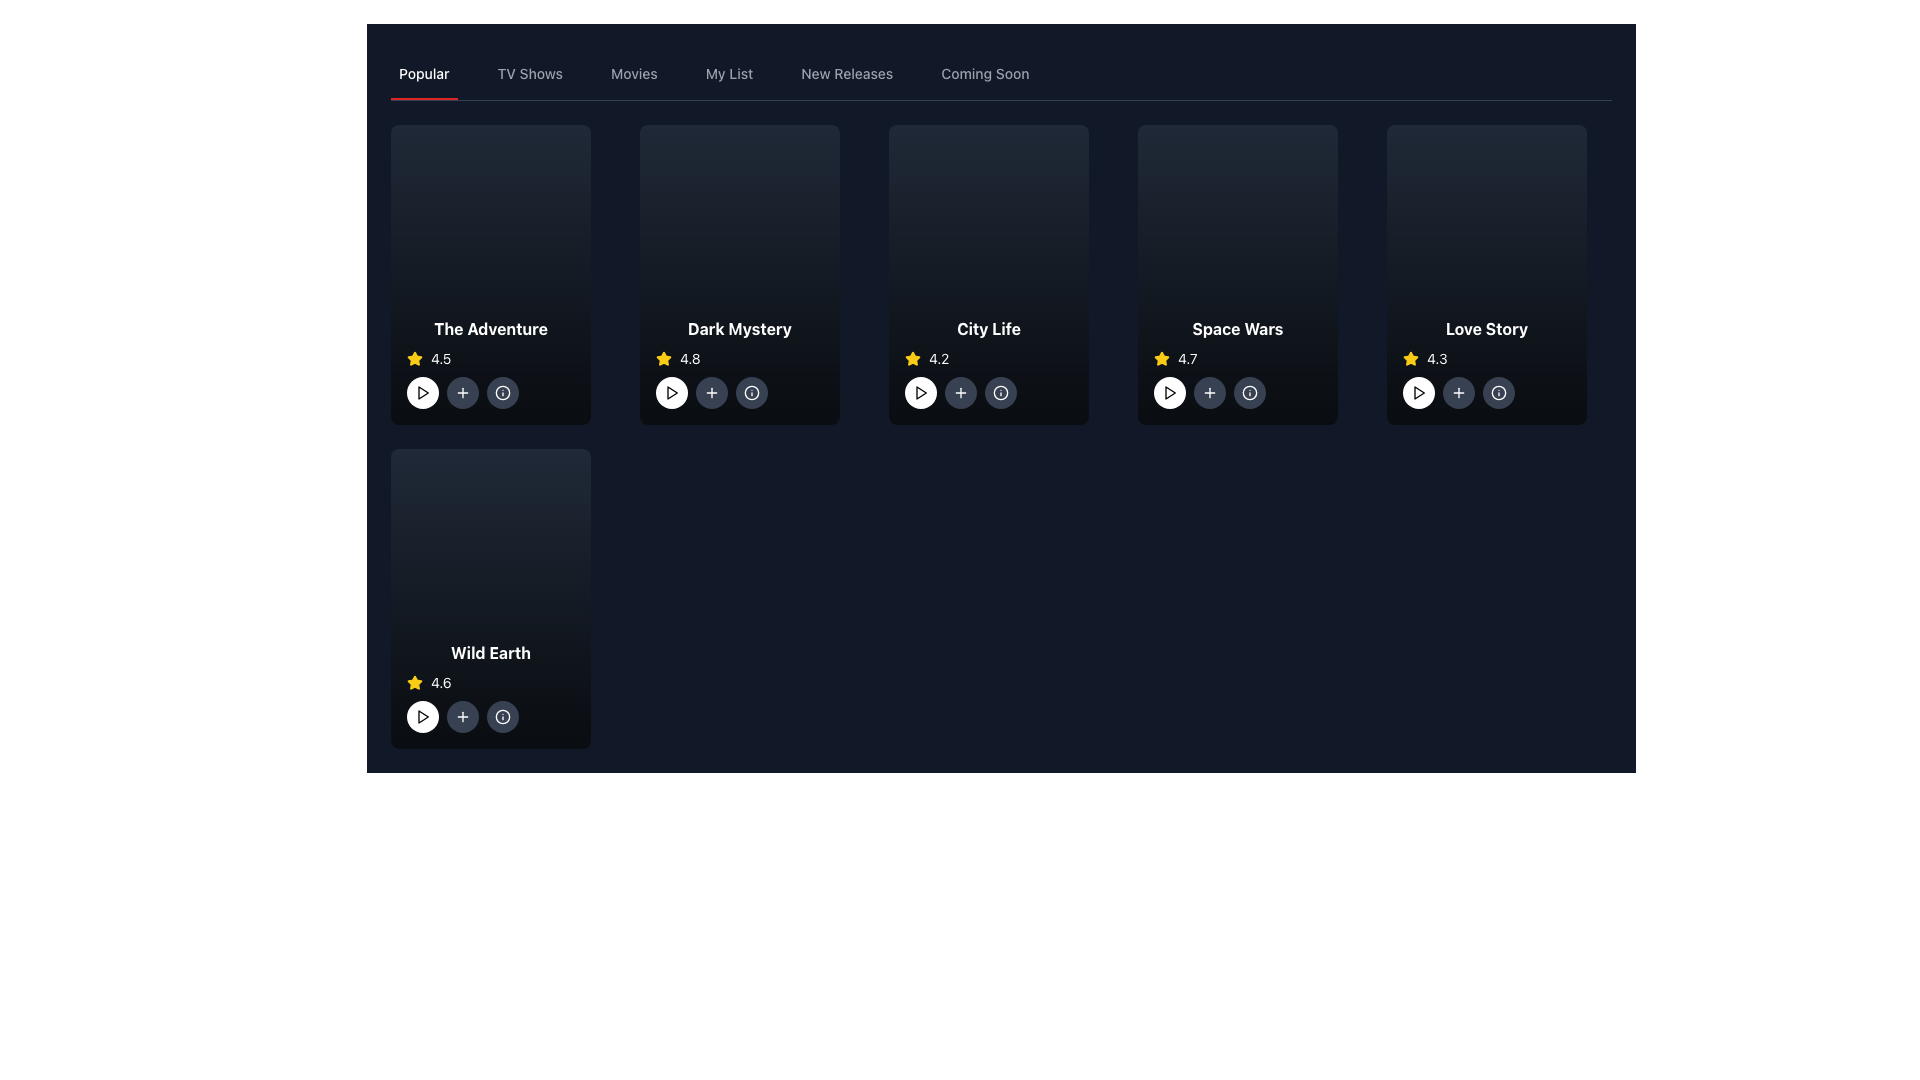  I want to click on the circular icon with a thick border and a dot at its center, located in the lower-right corner of the 'Wild Earth' card, so click(503, 716).